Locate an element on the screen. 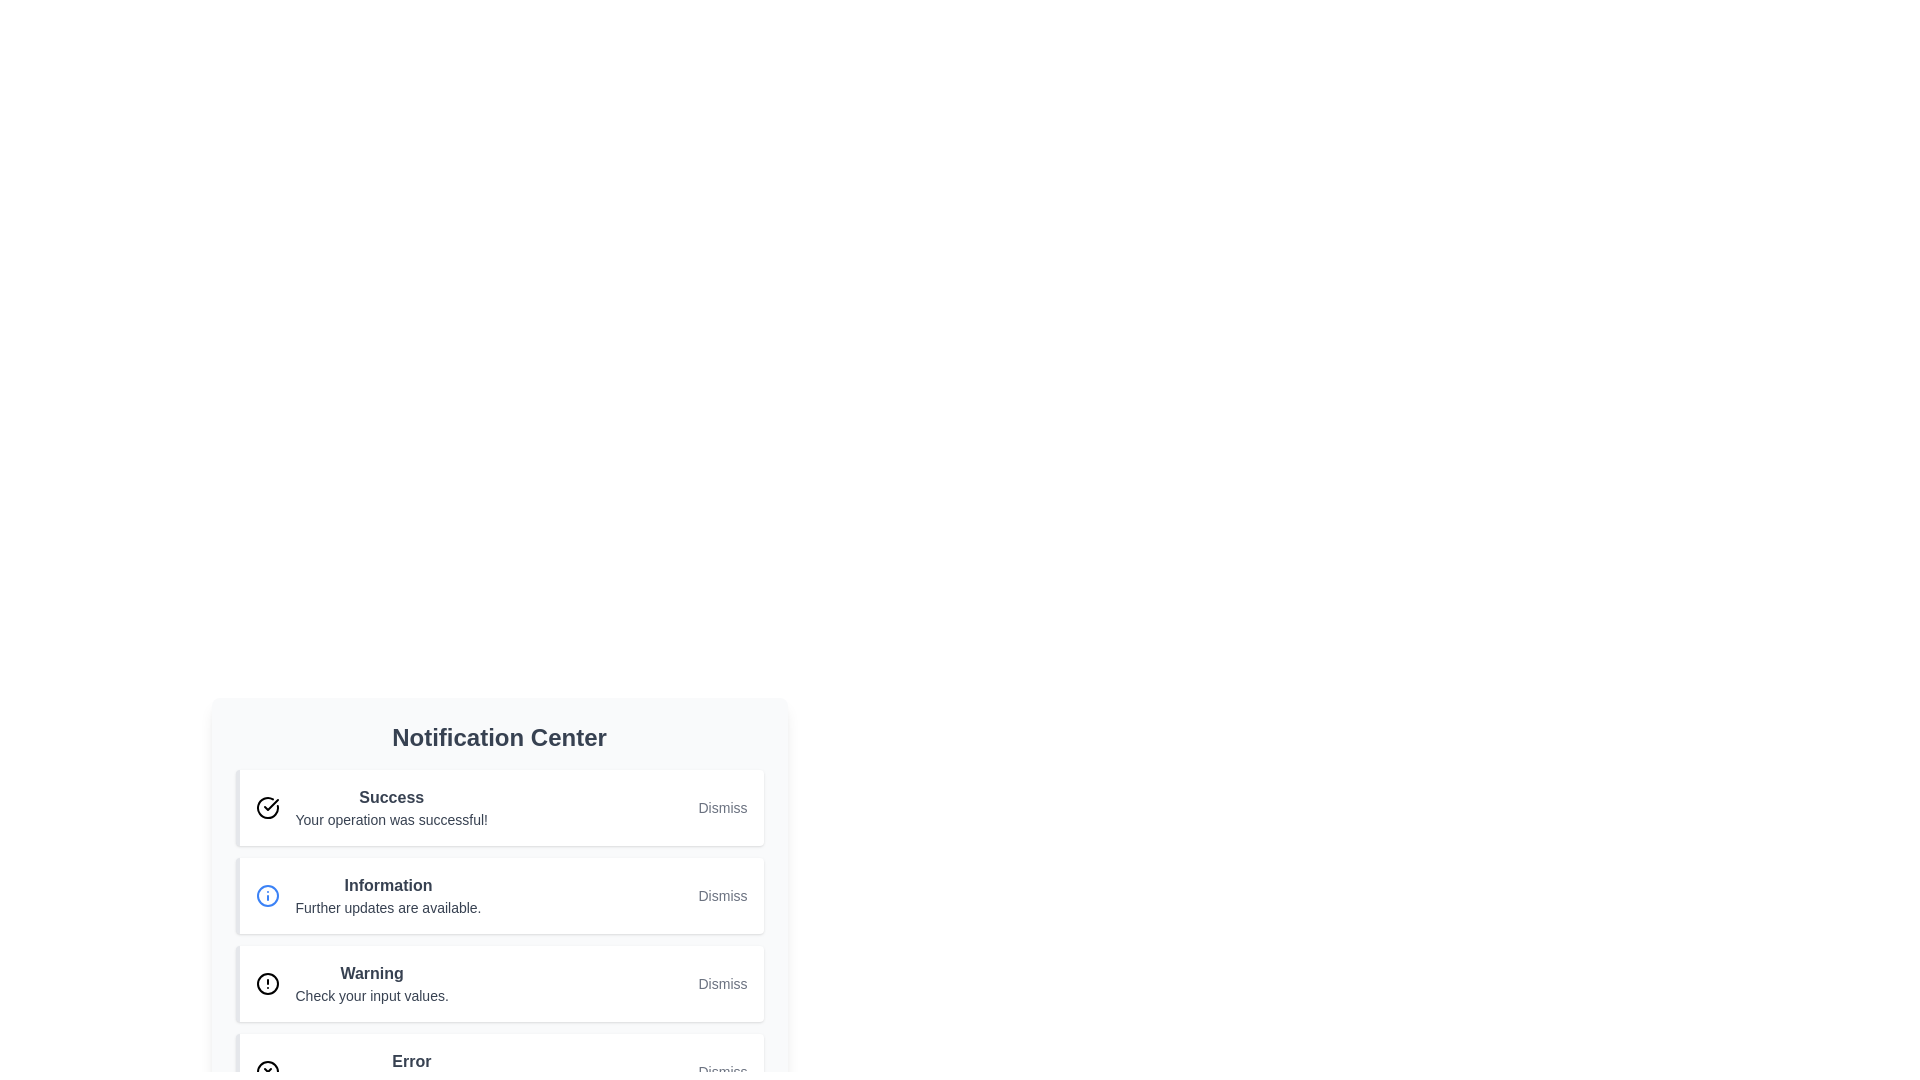  Text label that serves as the title for the notification under 'Information' is located at coordinates (388, 885).